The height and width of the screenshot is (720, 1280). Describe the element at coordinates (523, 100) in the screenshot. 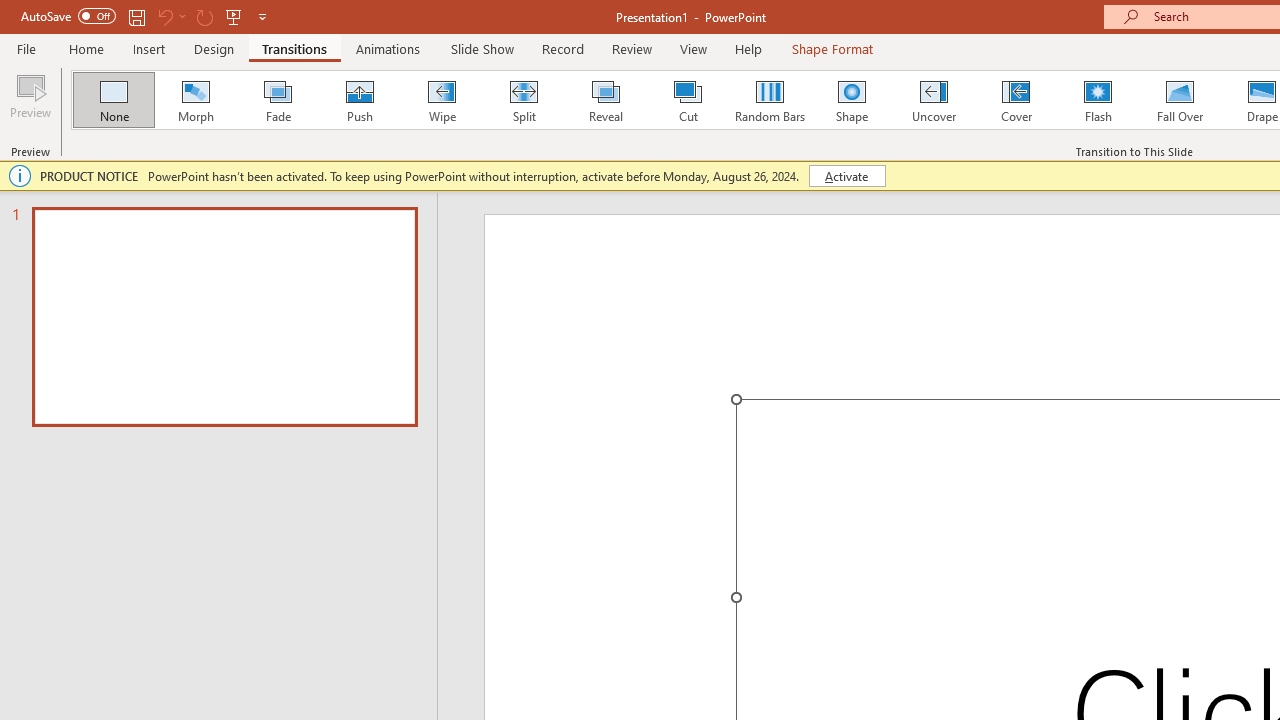

I see `'Split'` at that location.